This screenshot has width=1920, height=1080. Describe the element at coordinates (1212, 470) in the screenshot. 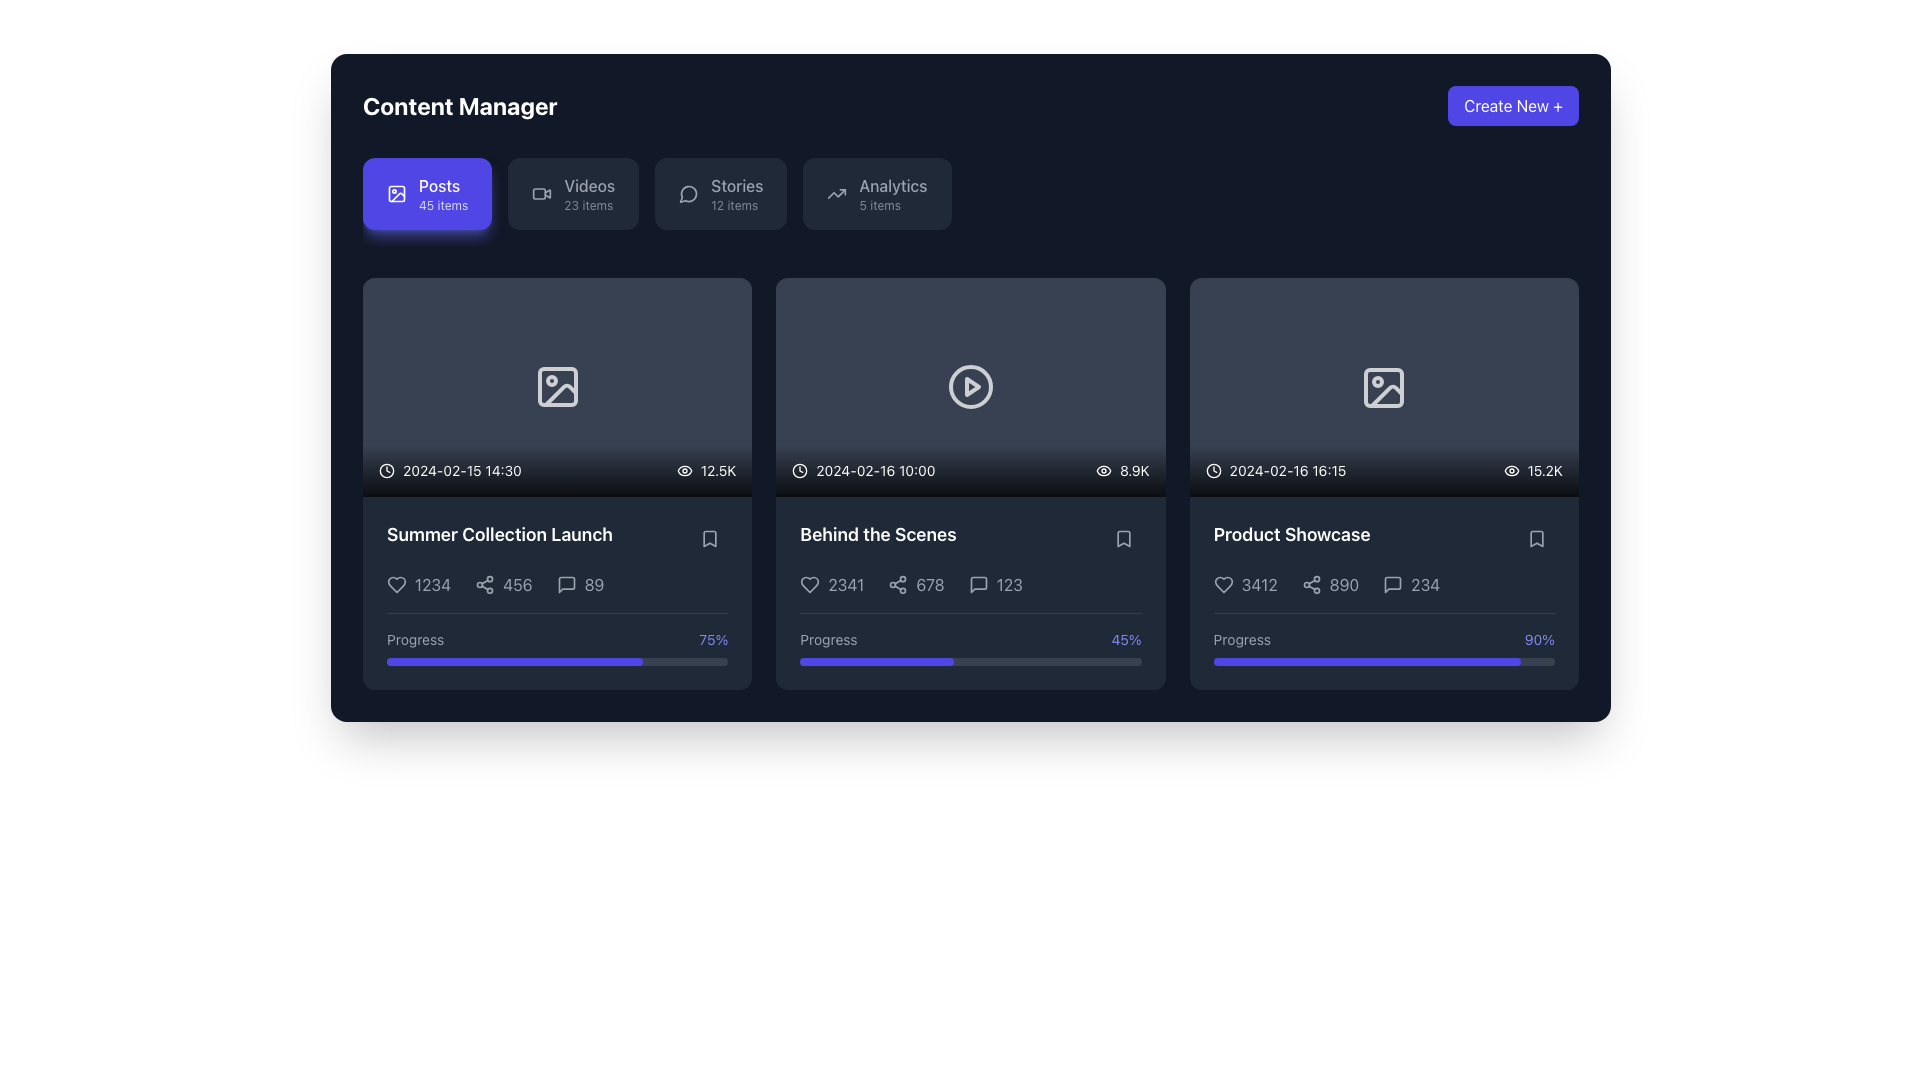

I see `the SVG Circle within the clock icon, which is located adjacent to the timestamp under the 'Product Showcase' card` at that location.